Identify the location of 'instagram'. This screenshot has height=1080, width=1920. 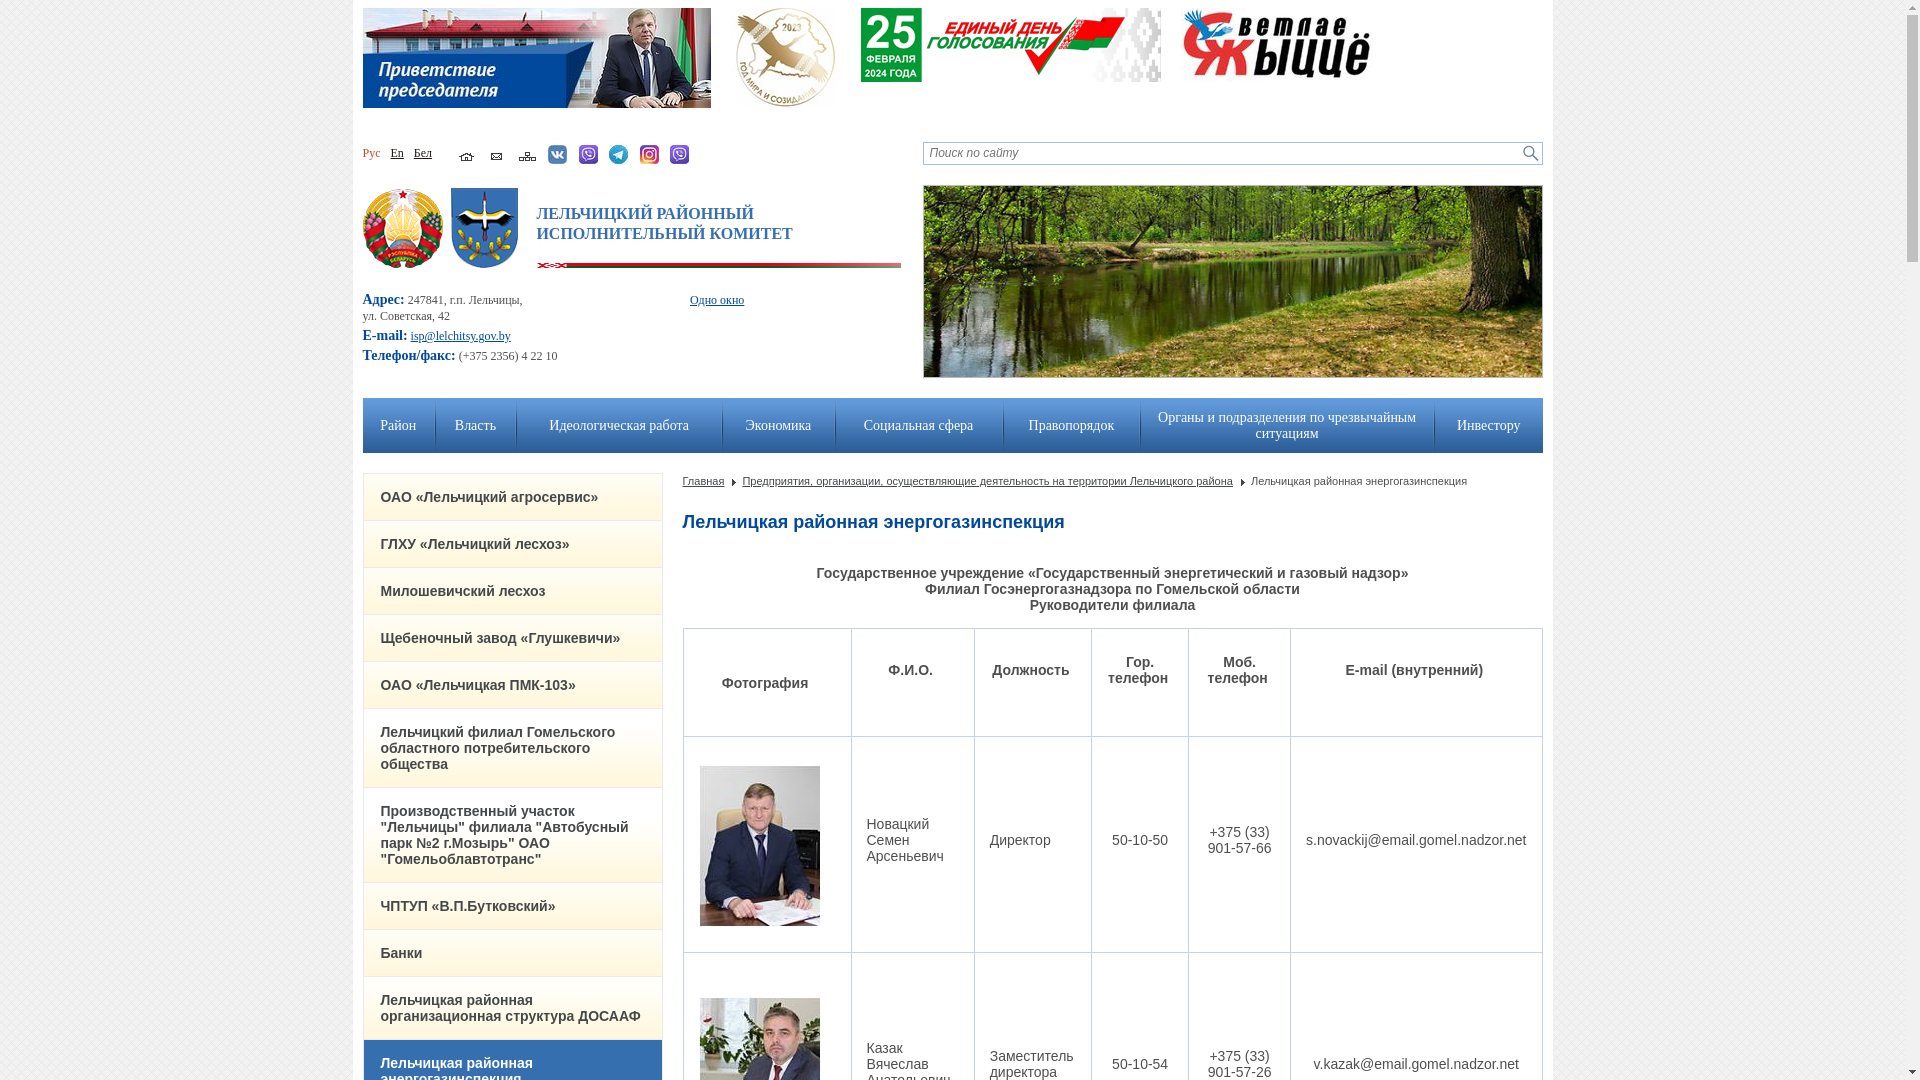
(649, 160).